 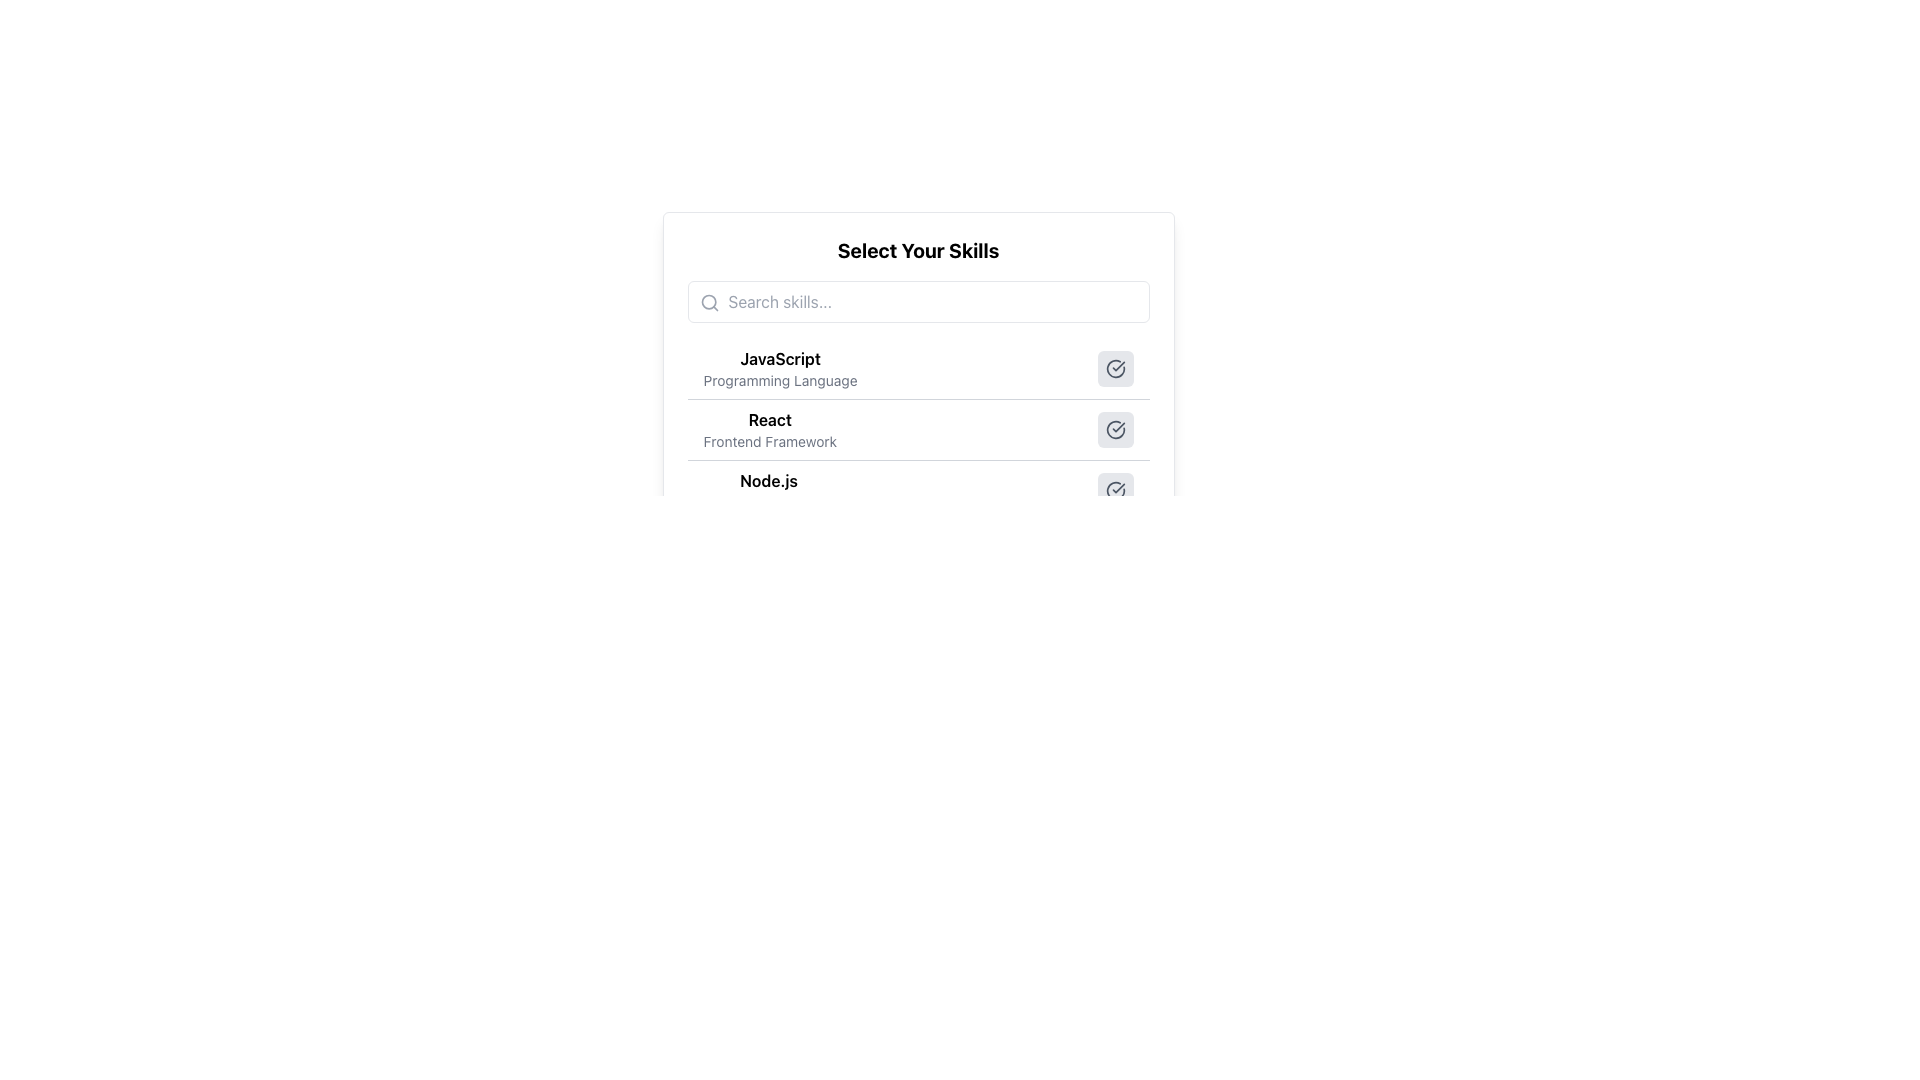 I want to click on the checkmark icon inside a circle located to the right of the 'JavaScript' text, so click(x=1114, y=369).